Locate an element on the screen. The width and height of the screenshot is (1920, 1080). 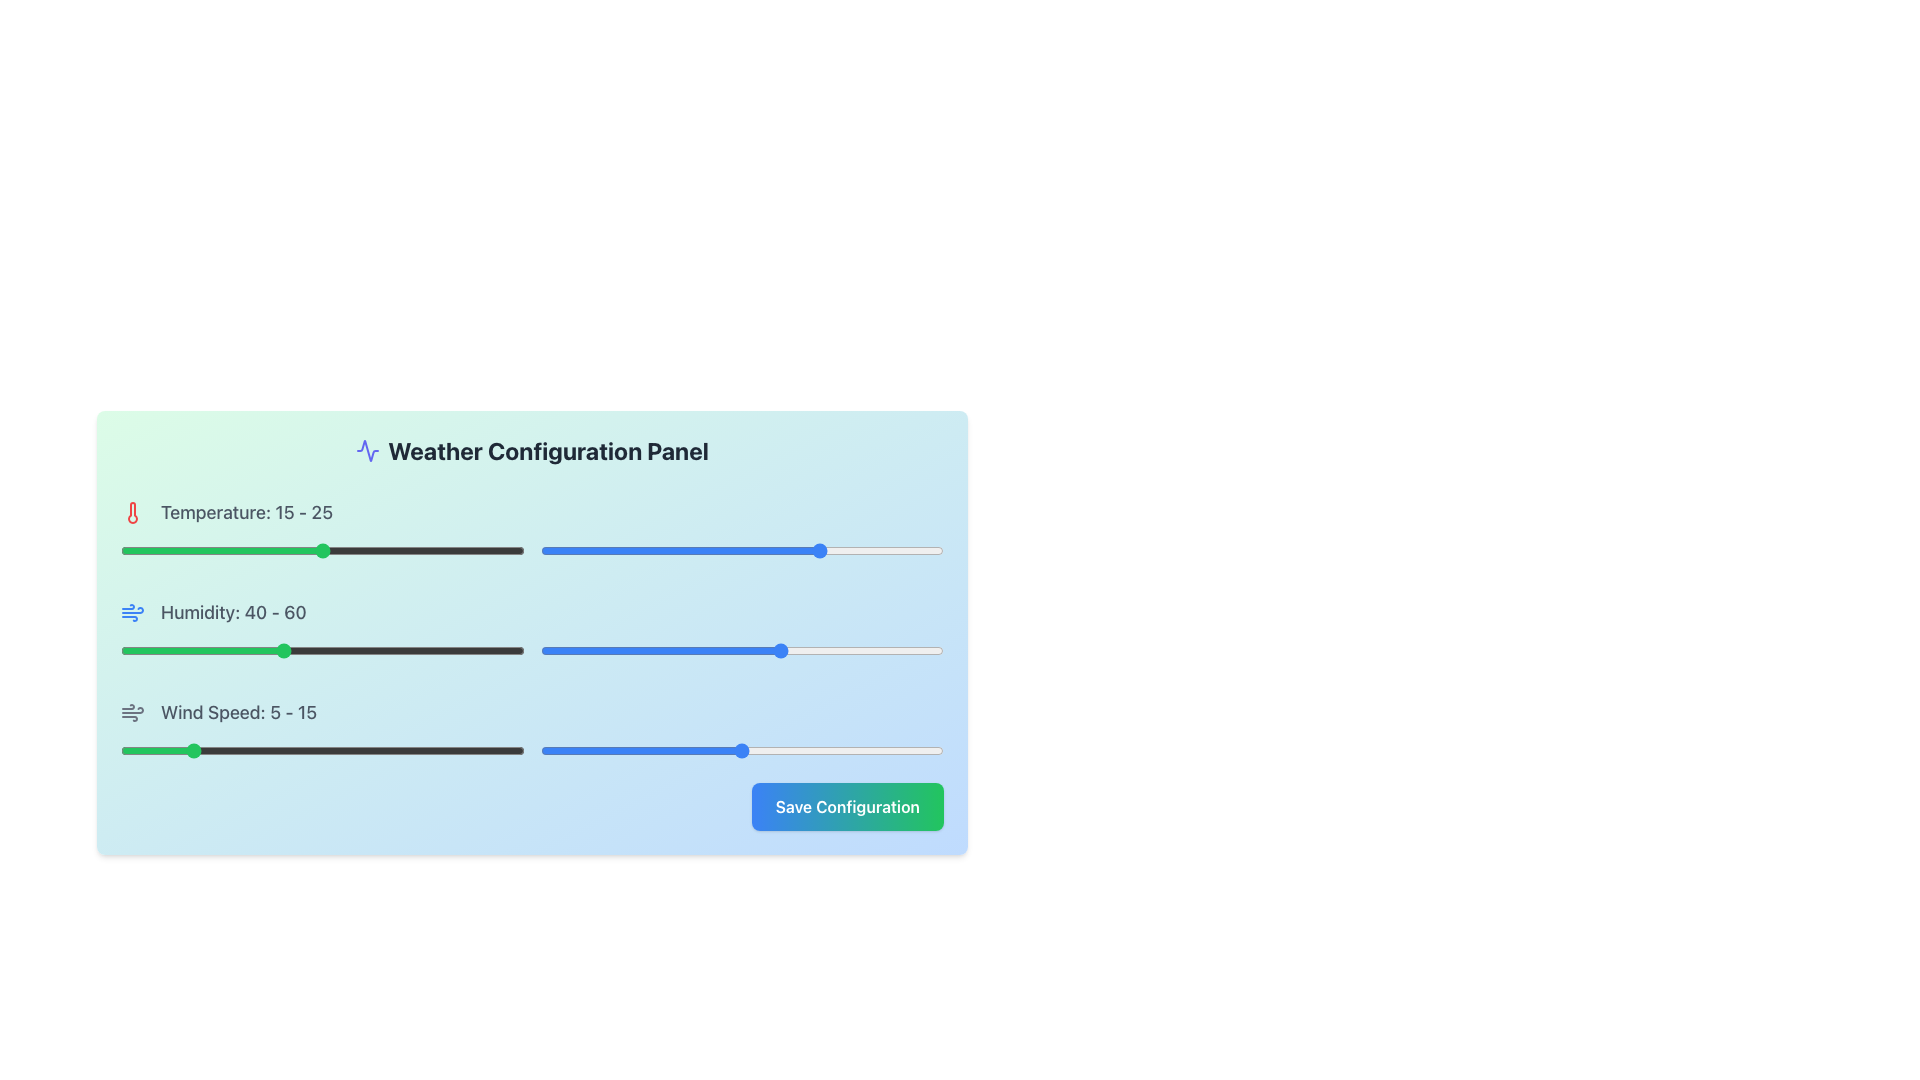
the wind speed is located at coordinates (442, 751).